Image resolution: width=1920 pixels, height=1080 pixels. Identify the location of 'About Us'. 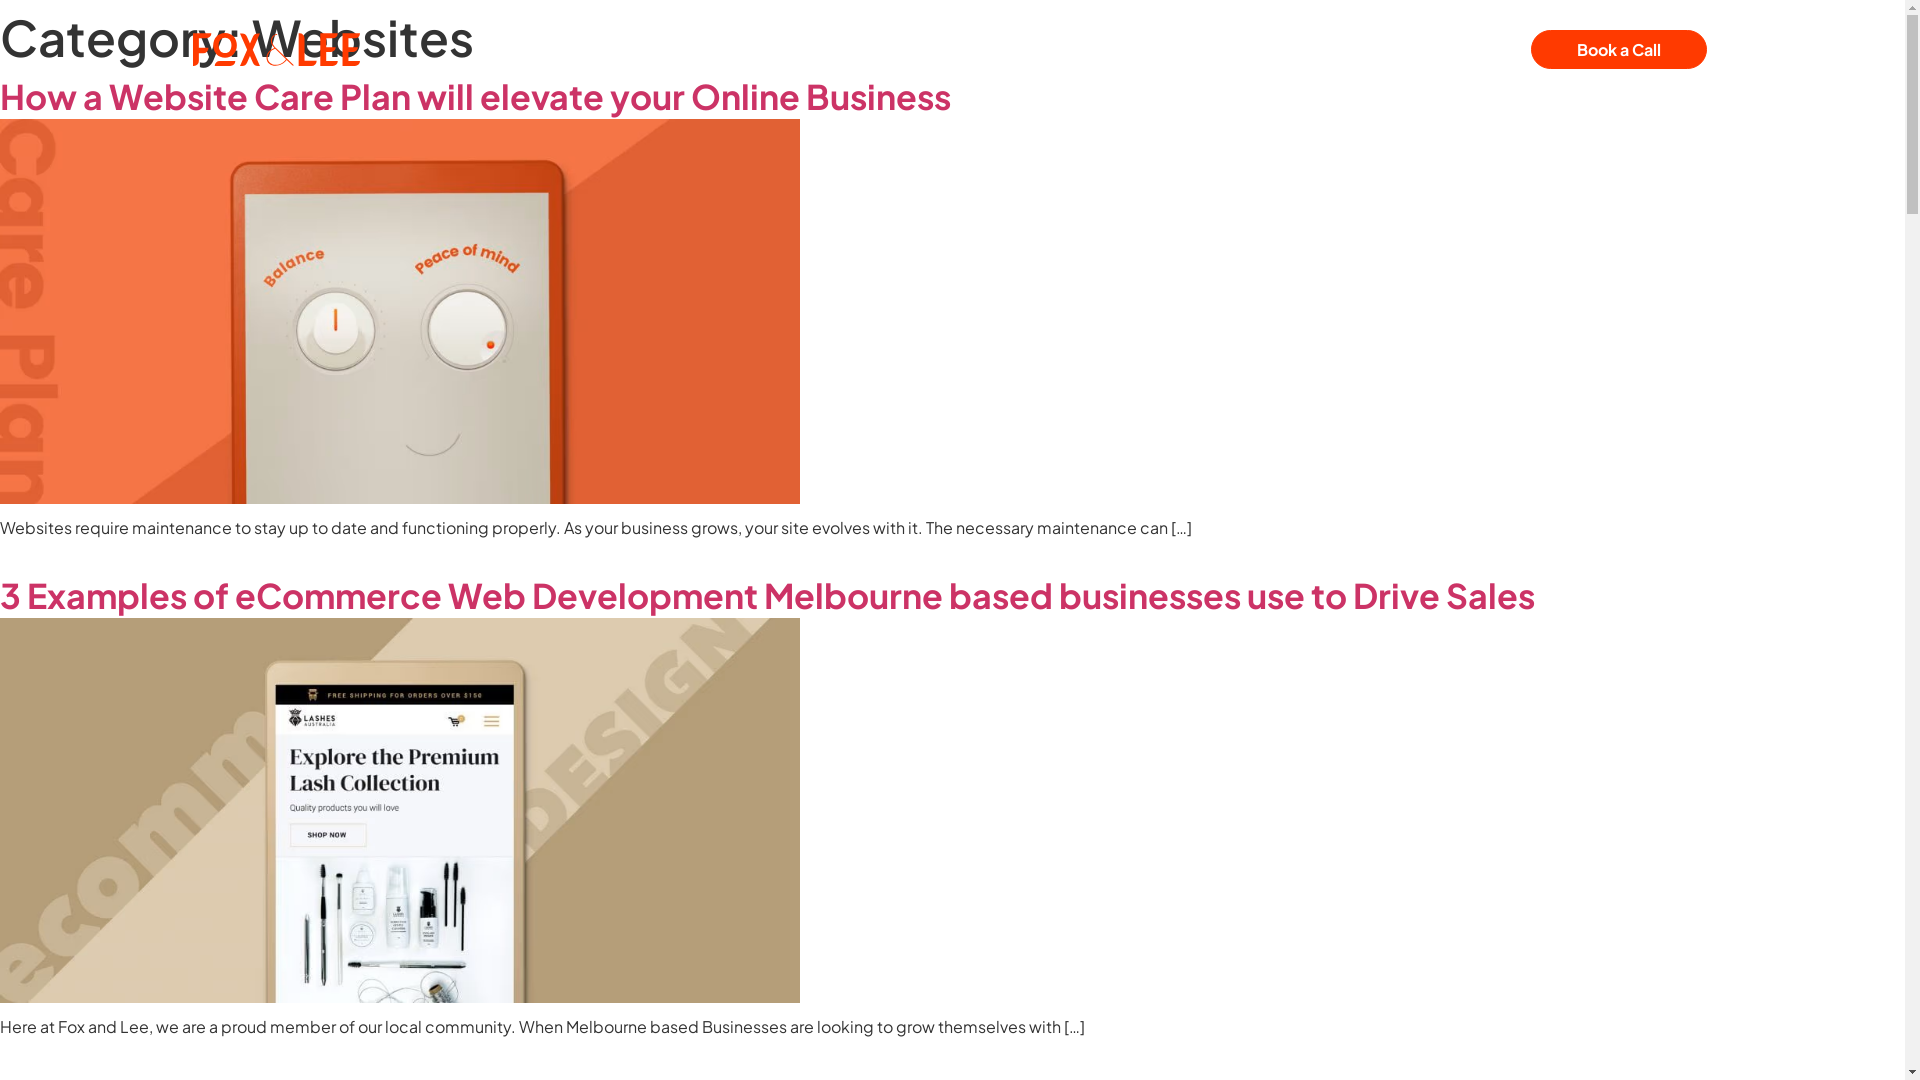
(935, 48).